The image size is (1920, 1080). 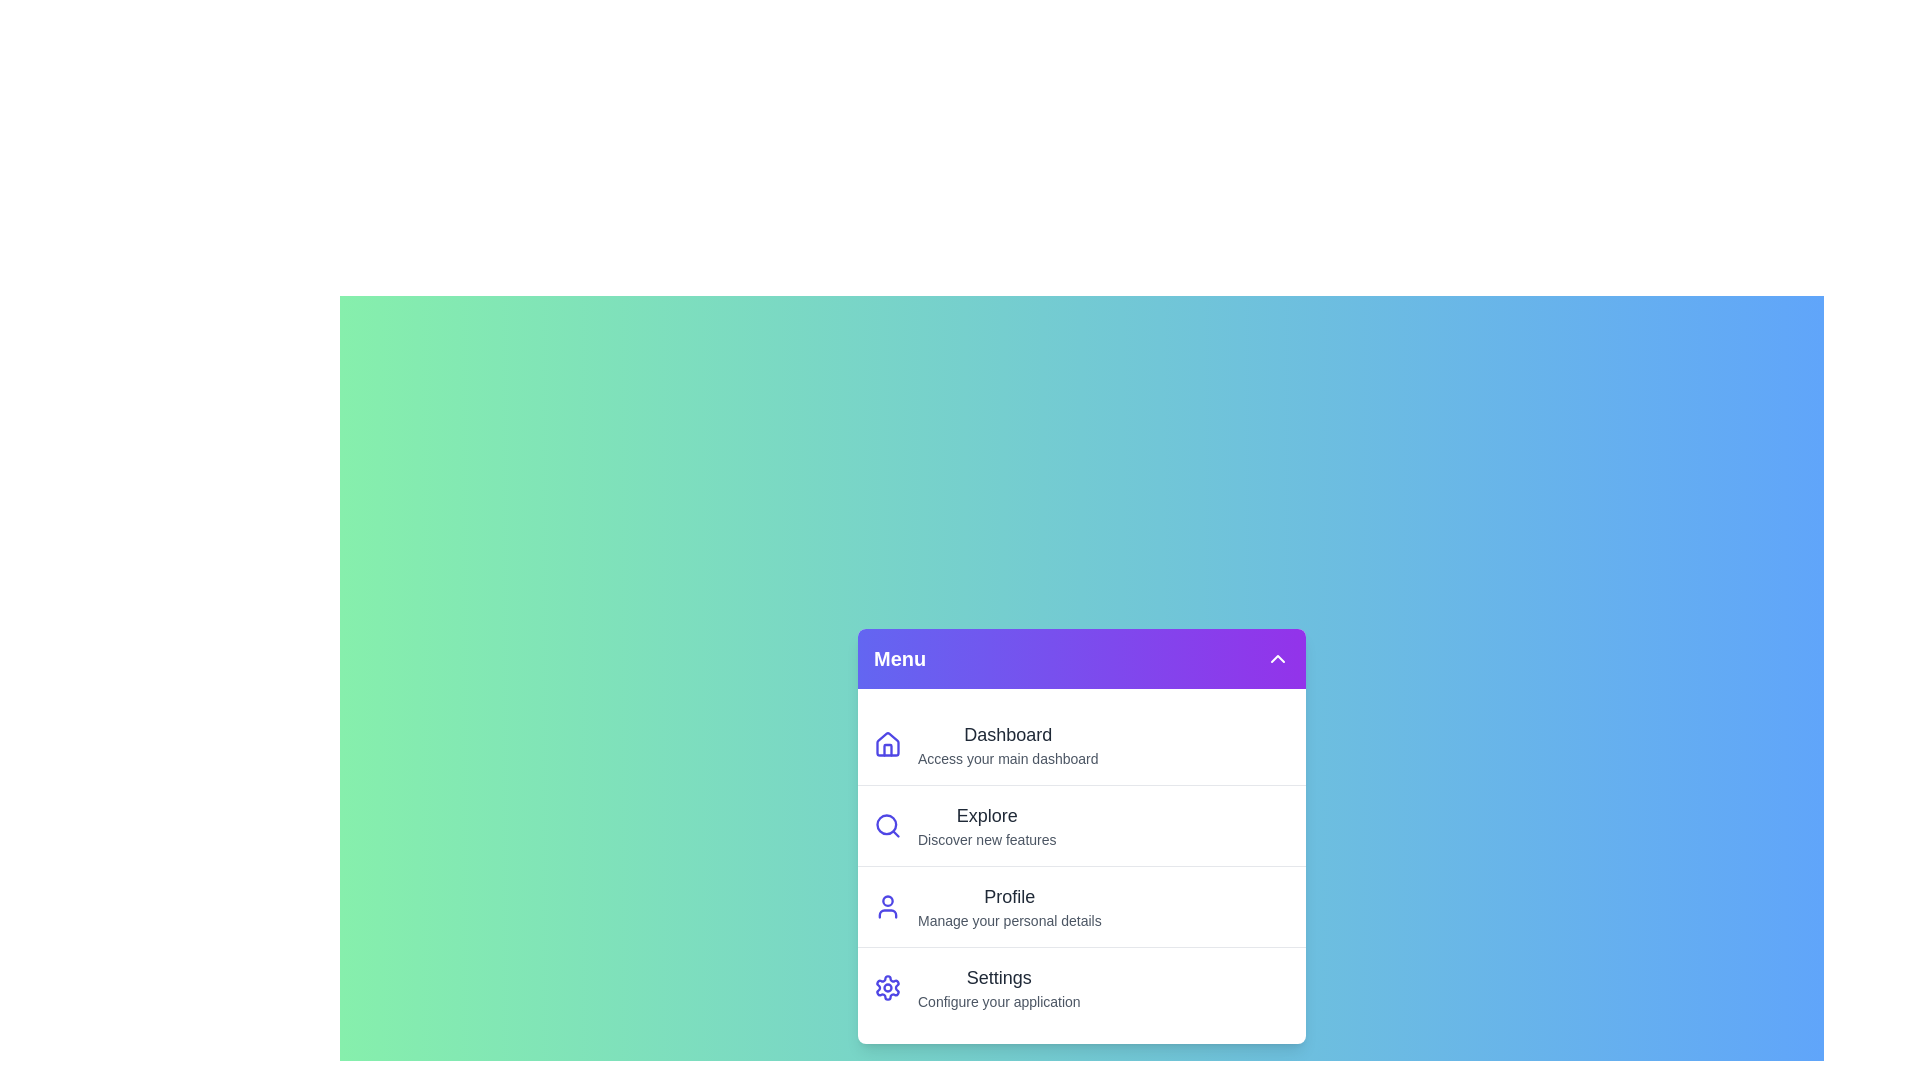 What do you see at coordinates (1080, 906) in the screenshot?
I see `the menu item Profile to view its hover effect` at bounding box center [1080, 906].